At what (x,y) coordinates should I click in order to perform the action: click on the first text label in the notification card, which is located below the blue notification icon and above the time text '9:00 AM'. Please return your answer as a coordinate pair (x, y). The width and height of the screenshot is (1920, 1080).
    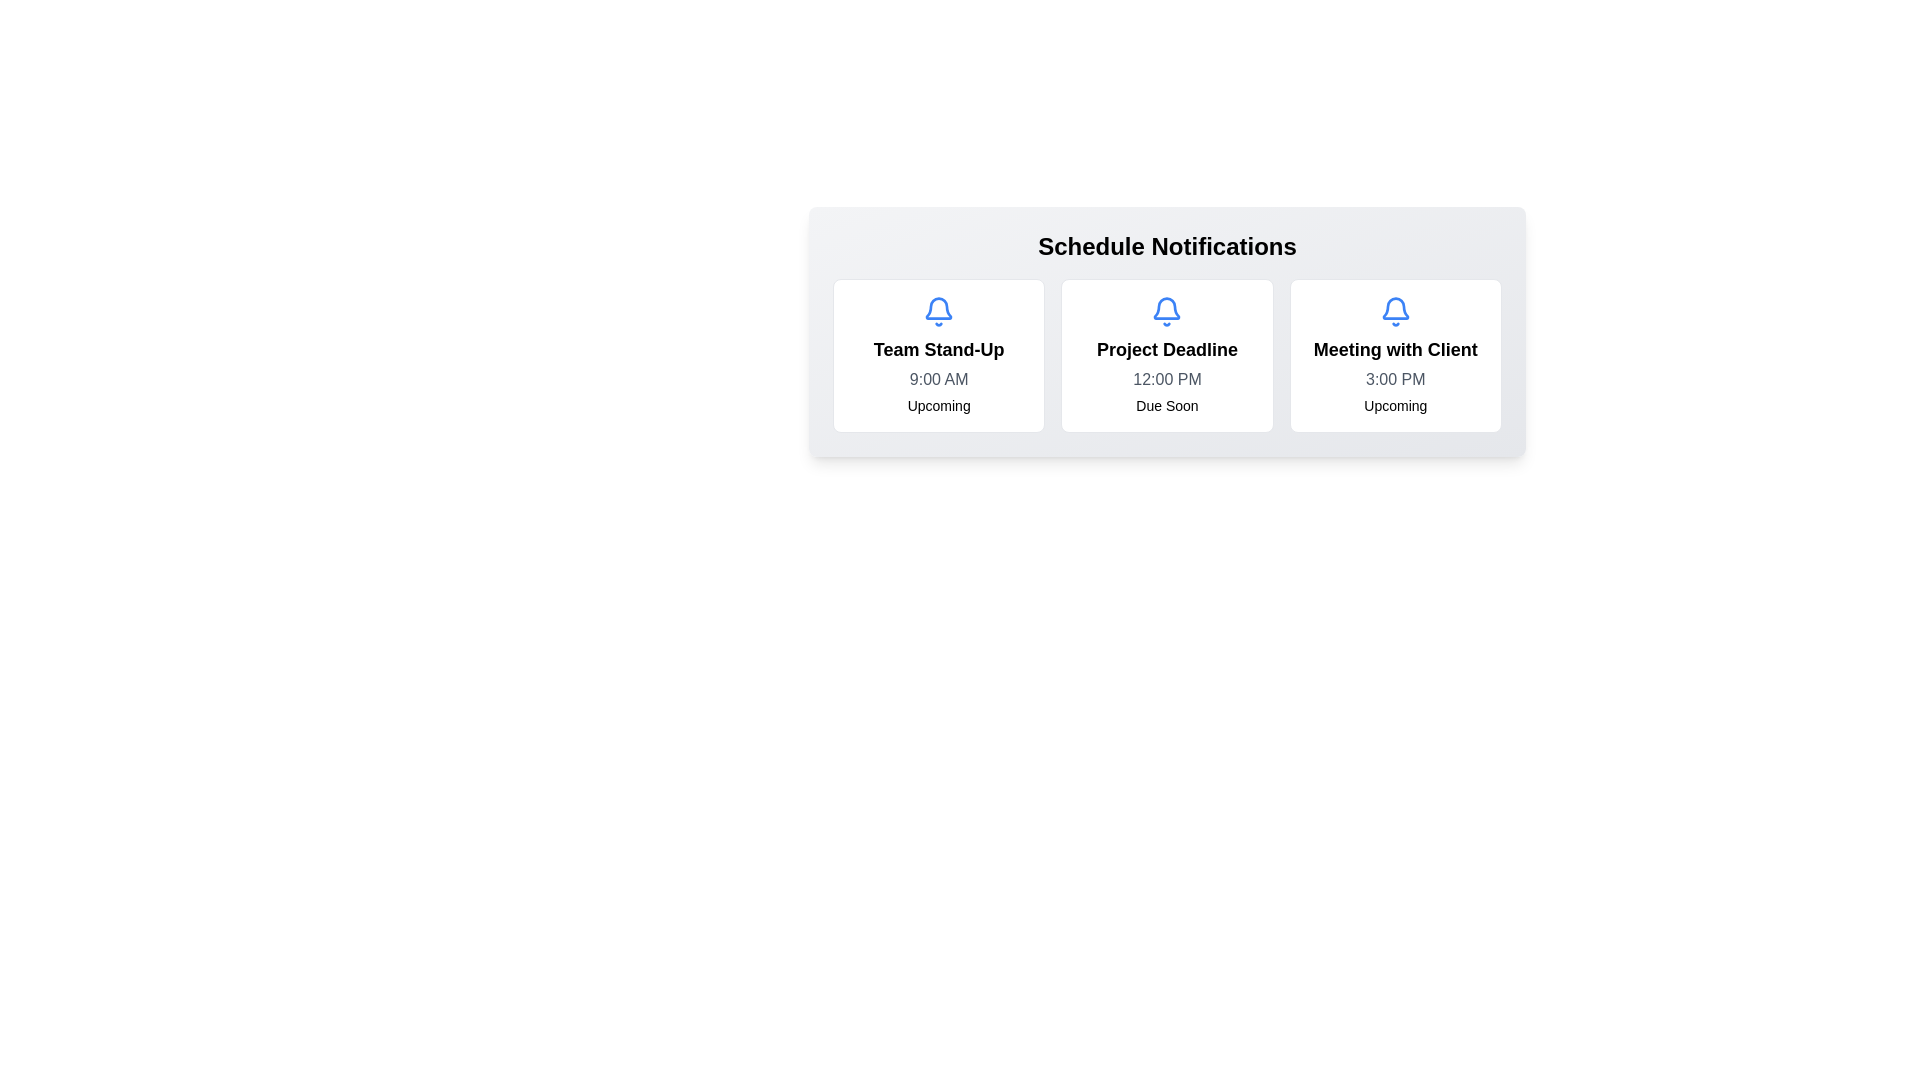
    Looking at the image, I should click on (938, 349).